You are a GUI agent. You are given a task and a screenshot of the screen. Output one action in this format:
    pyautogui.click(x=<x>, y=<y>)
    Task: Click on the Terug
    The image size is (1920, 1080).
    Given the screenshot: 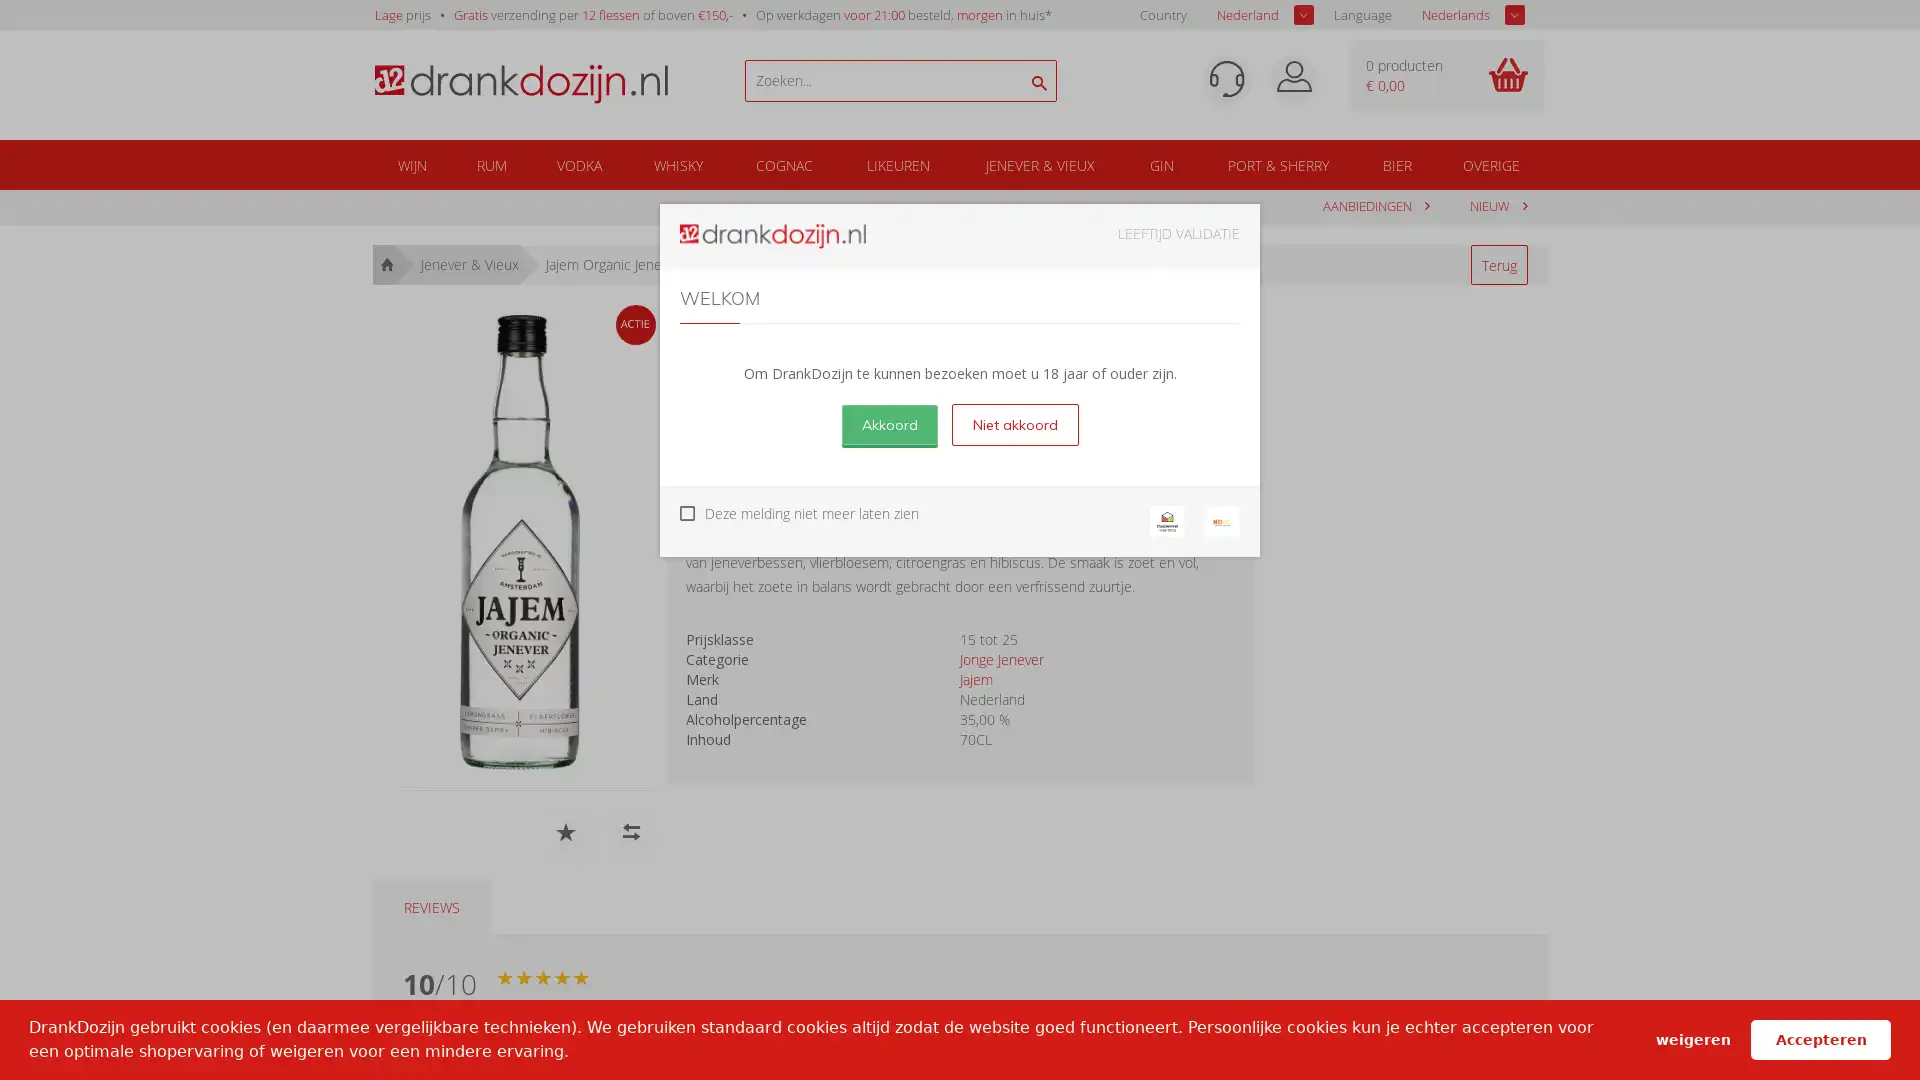 What is the action you would take?
    pyautogui.click(x=1498, y=264)
    